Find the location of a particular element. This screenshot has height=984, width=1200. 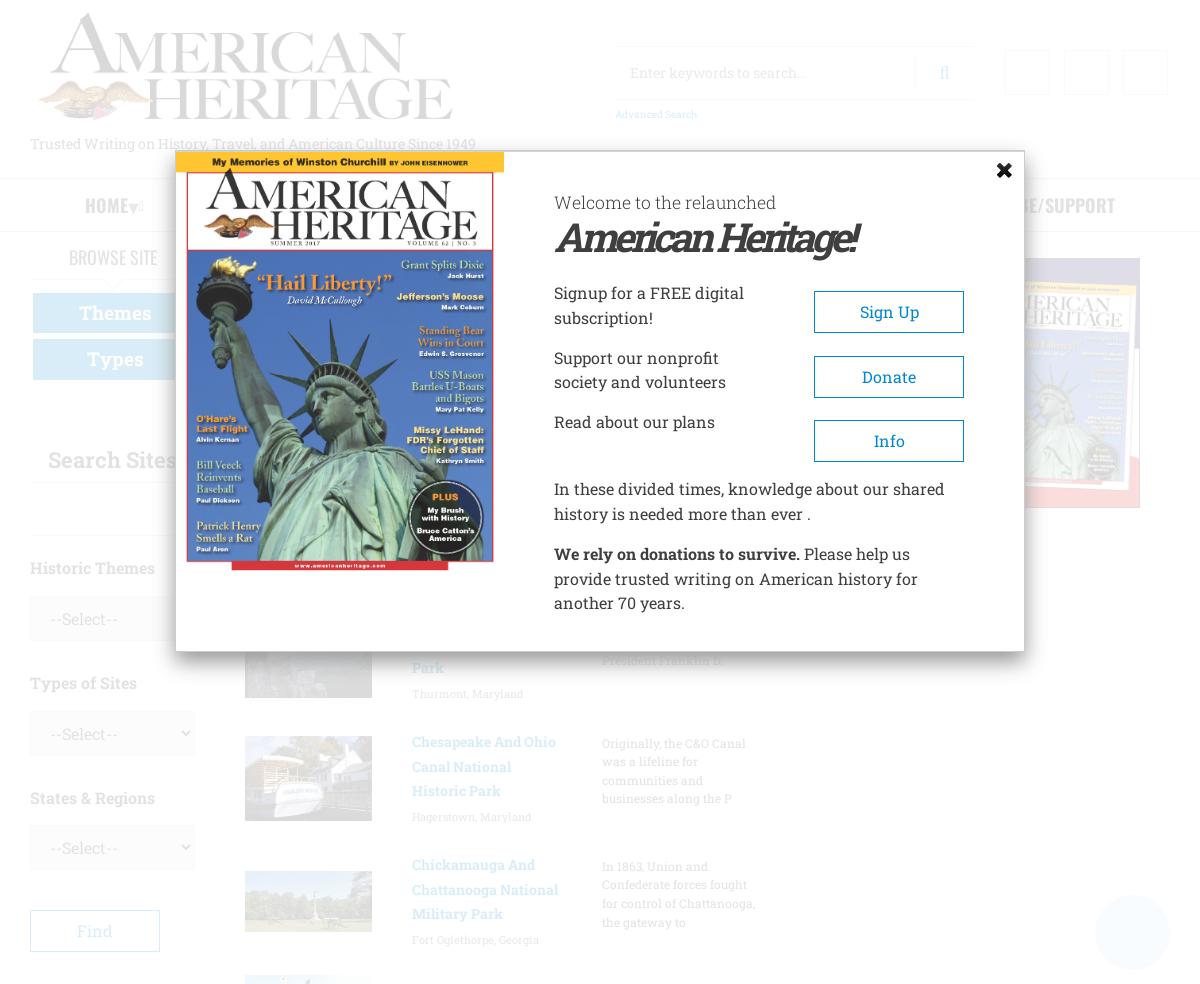

'Search Sites' is located at coordinates (112, 458).